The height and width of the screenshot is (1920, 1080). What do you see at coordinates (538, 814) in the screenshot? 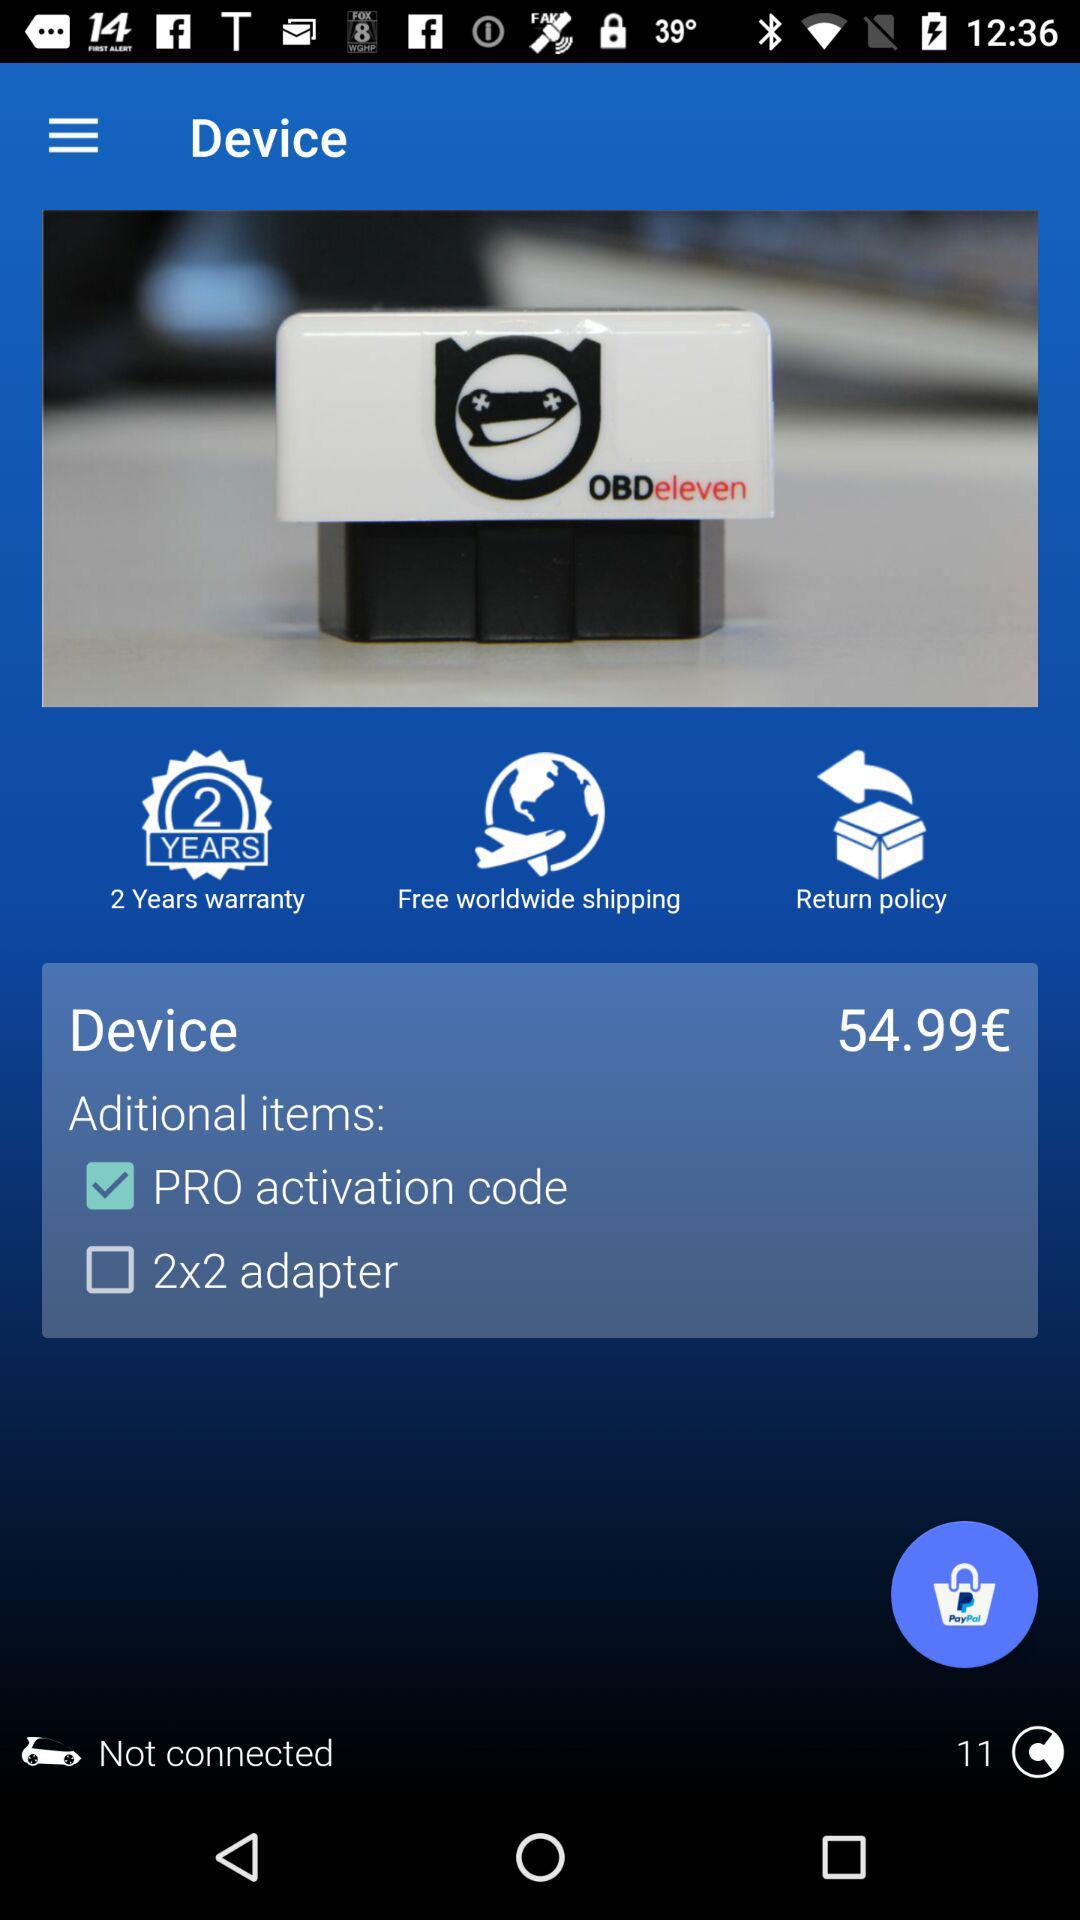
I see `purchase button global shipping select ship method` at bounding box center [538, 814].